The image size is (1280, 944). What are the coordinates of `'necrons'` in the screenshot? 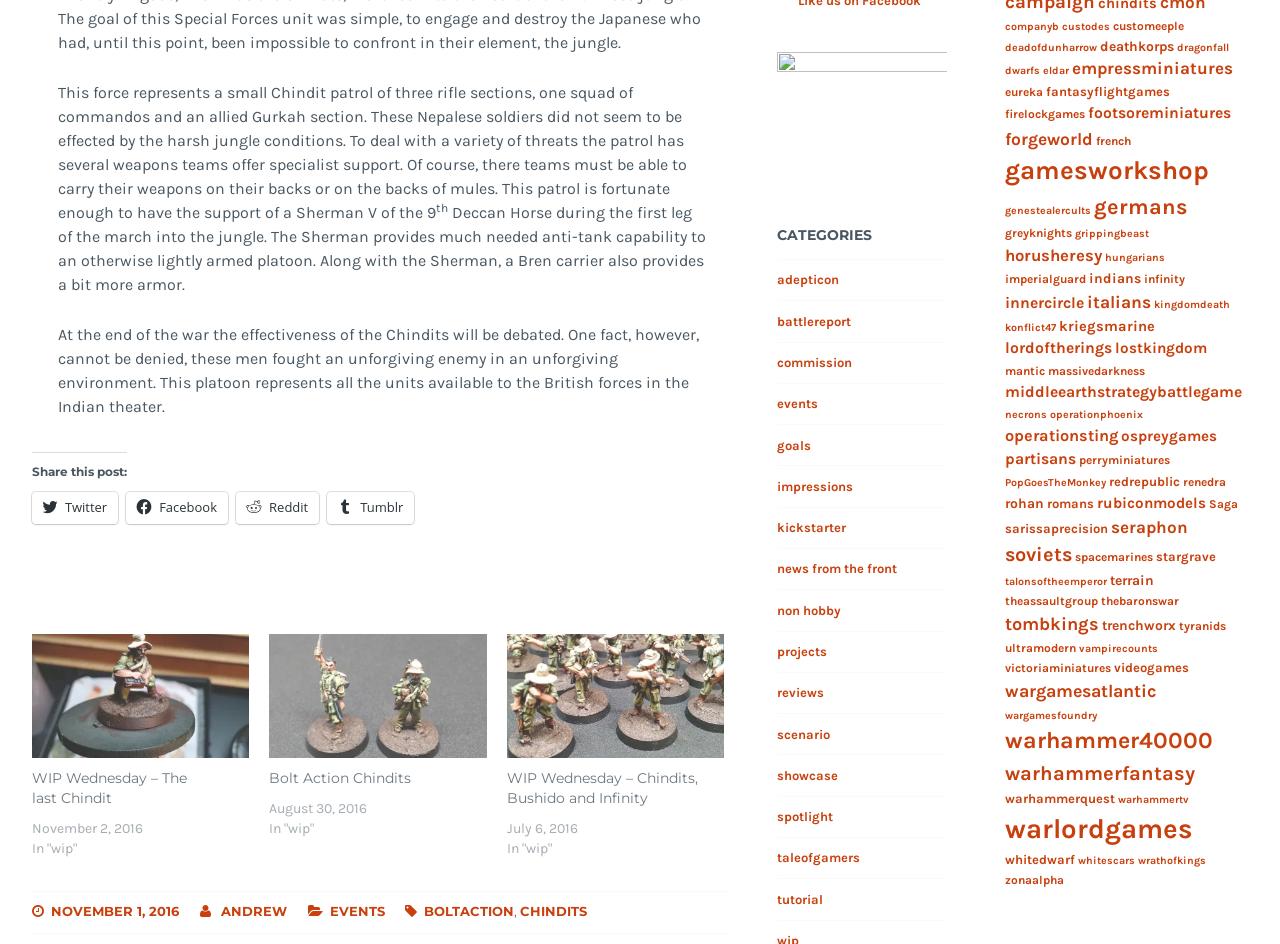 It's located at (1025, 413).